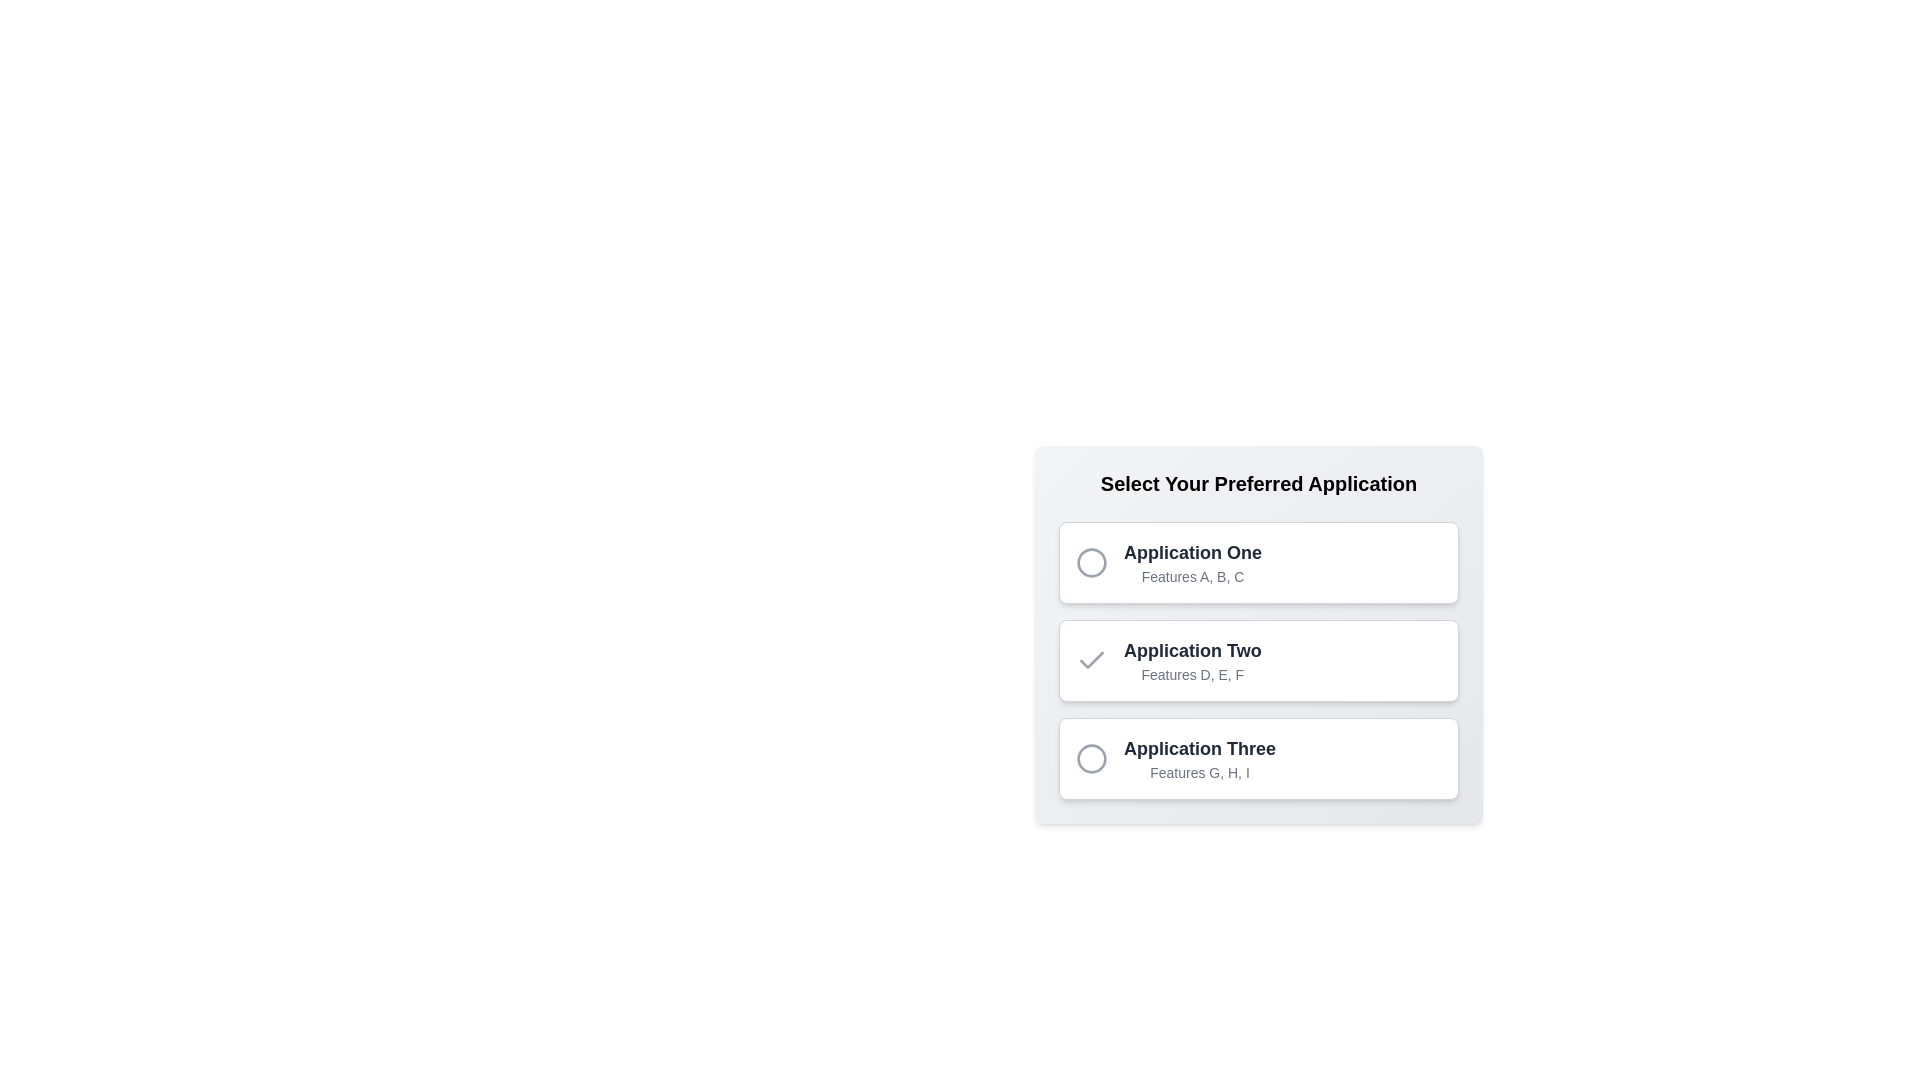 Image resolution: width=1920 pixels, height=1080 pixels. What do you see at coordinates (1200, 771) in the screenshot?
I see `the static text label providing supplementary information for 'Application Three', positioned directly below the heading` at bounding box center [1200, 771].